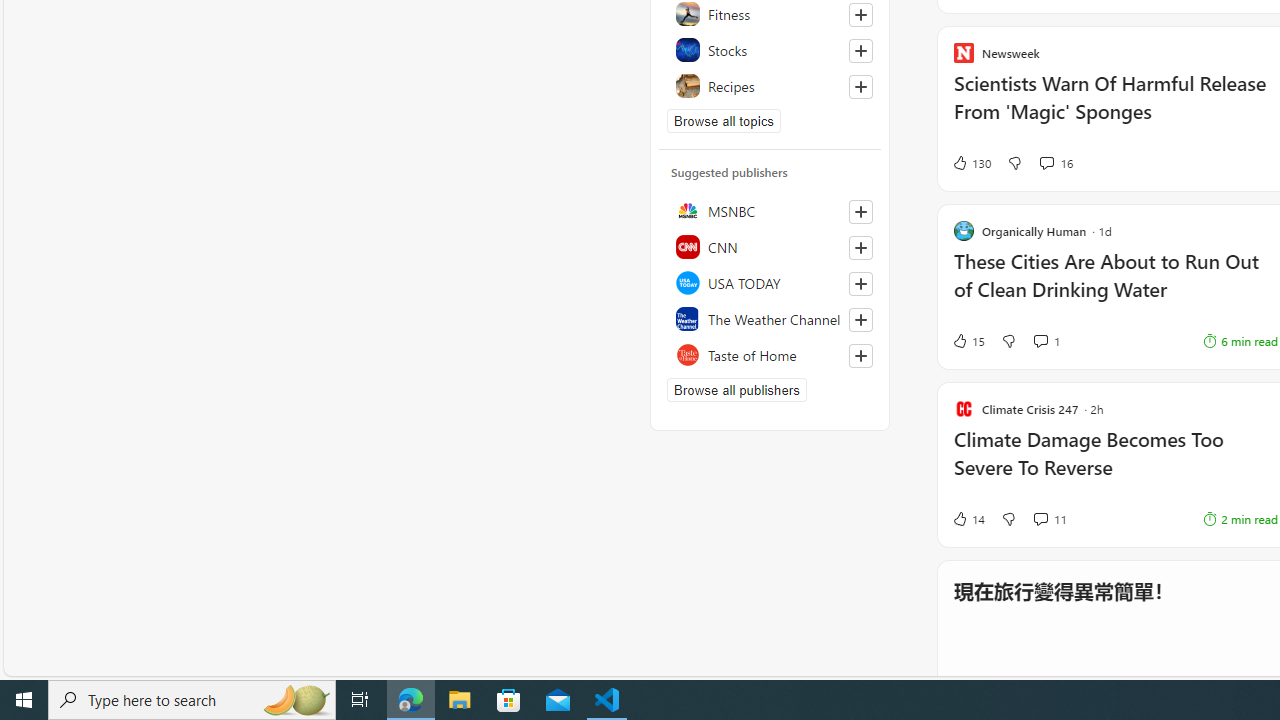 The image size is (1280, 720). Describe the element at coordinates (1045, 162) in the screenshot. I see `'View comments 16 Comment'` at that location.